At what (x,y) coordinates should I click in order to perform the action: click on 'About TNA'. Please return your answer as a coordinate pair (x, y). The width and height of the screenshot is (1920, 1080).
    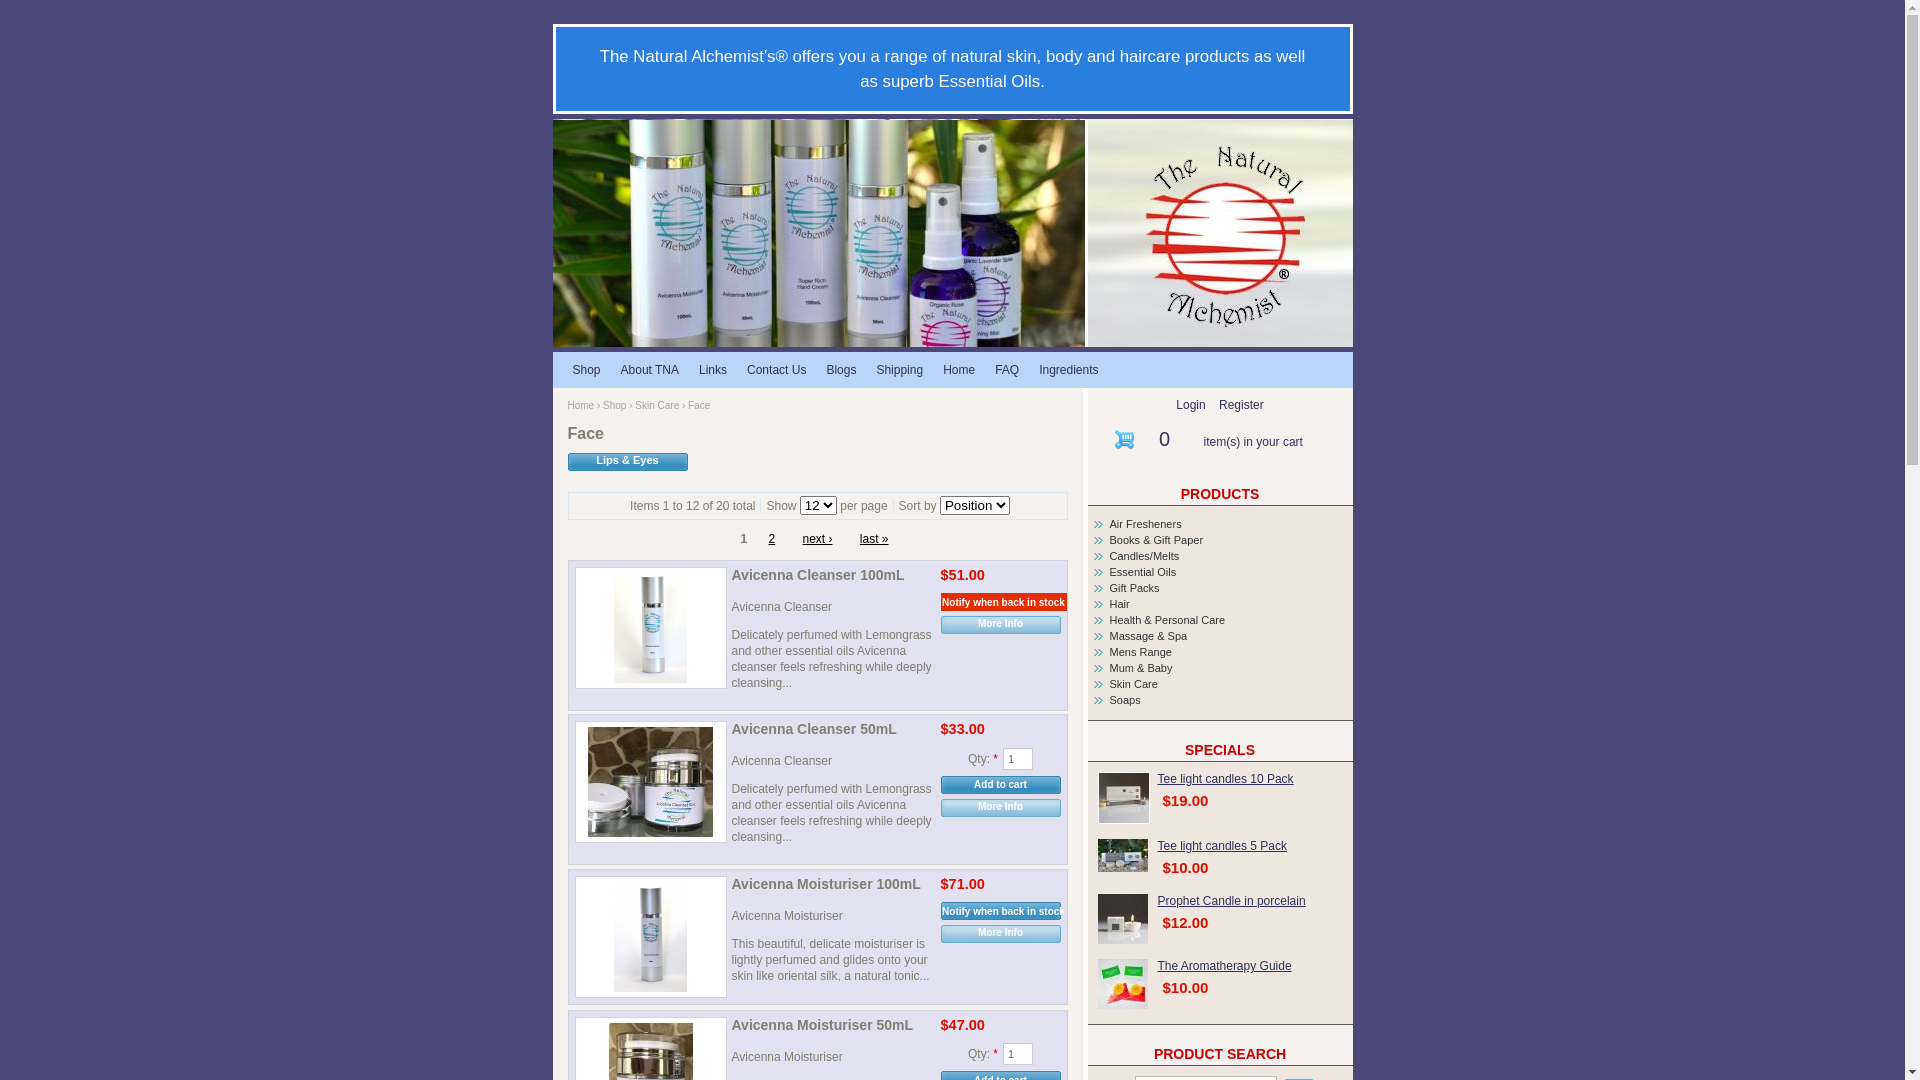
    Looking at the image, I should click on (649, 369).